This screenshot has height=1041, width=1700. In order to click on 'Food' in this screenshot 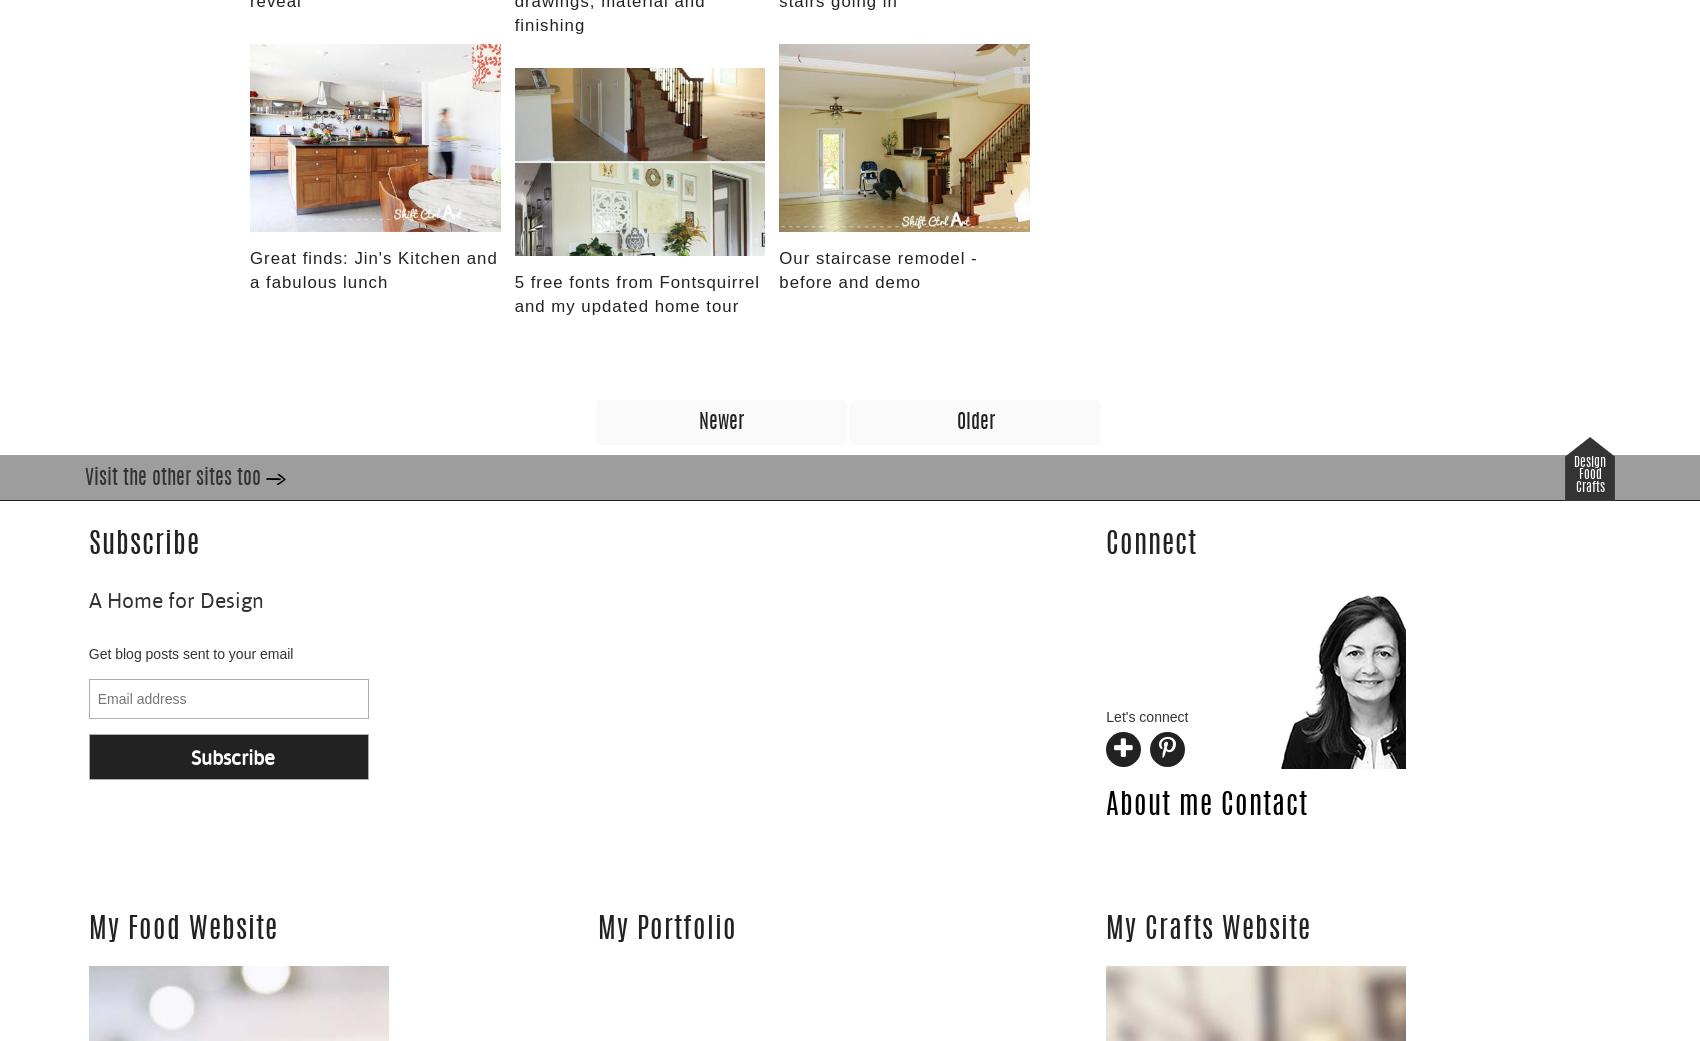, I will do `click(1589, 474)`.